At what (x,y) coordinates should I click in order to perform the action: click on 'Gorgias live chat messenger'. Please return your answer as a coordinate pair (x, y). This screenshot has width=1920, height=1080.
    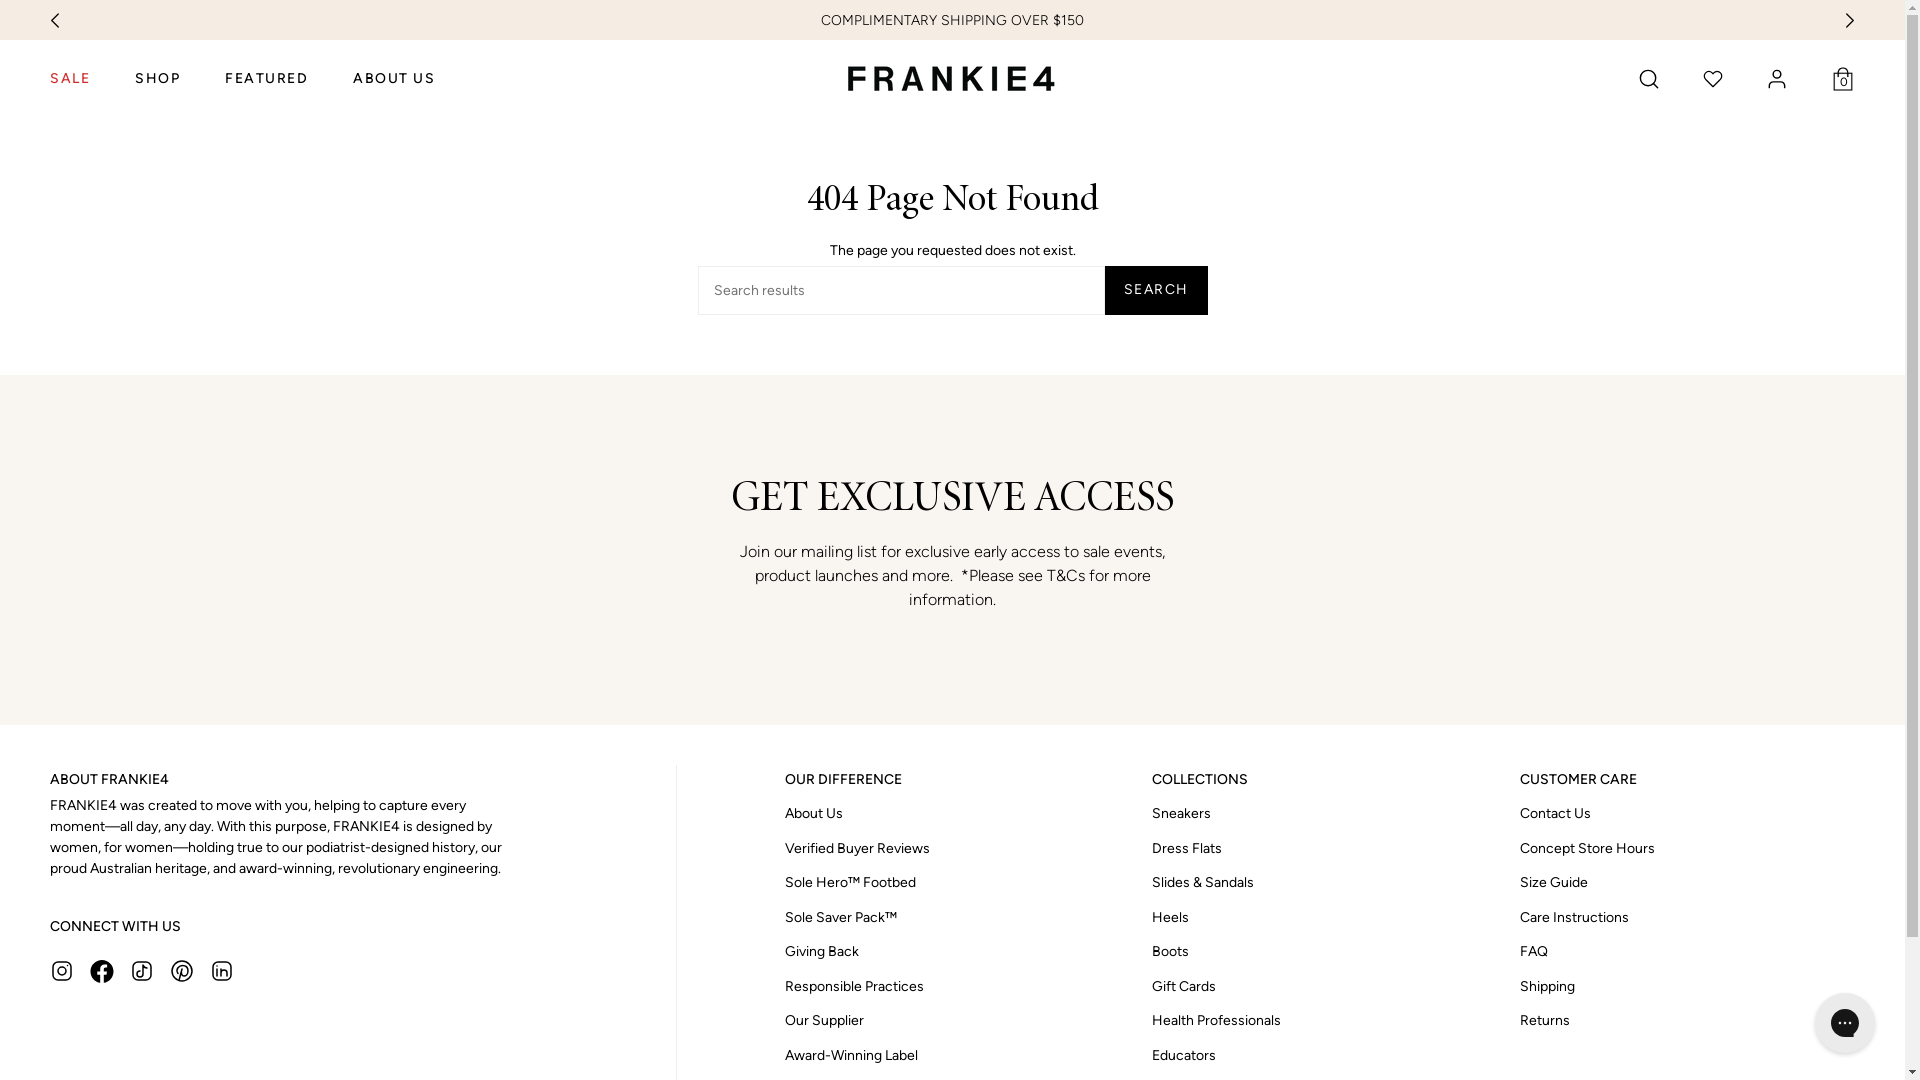
    Looking at the image, I should click on (1843, 1022).